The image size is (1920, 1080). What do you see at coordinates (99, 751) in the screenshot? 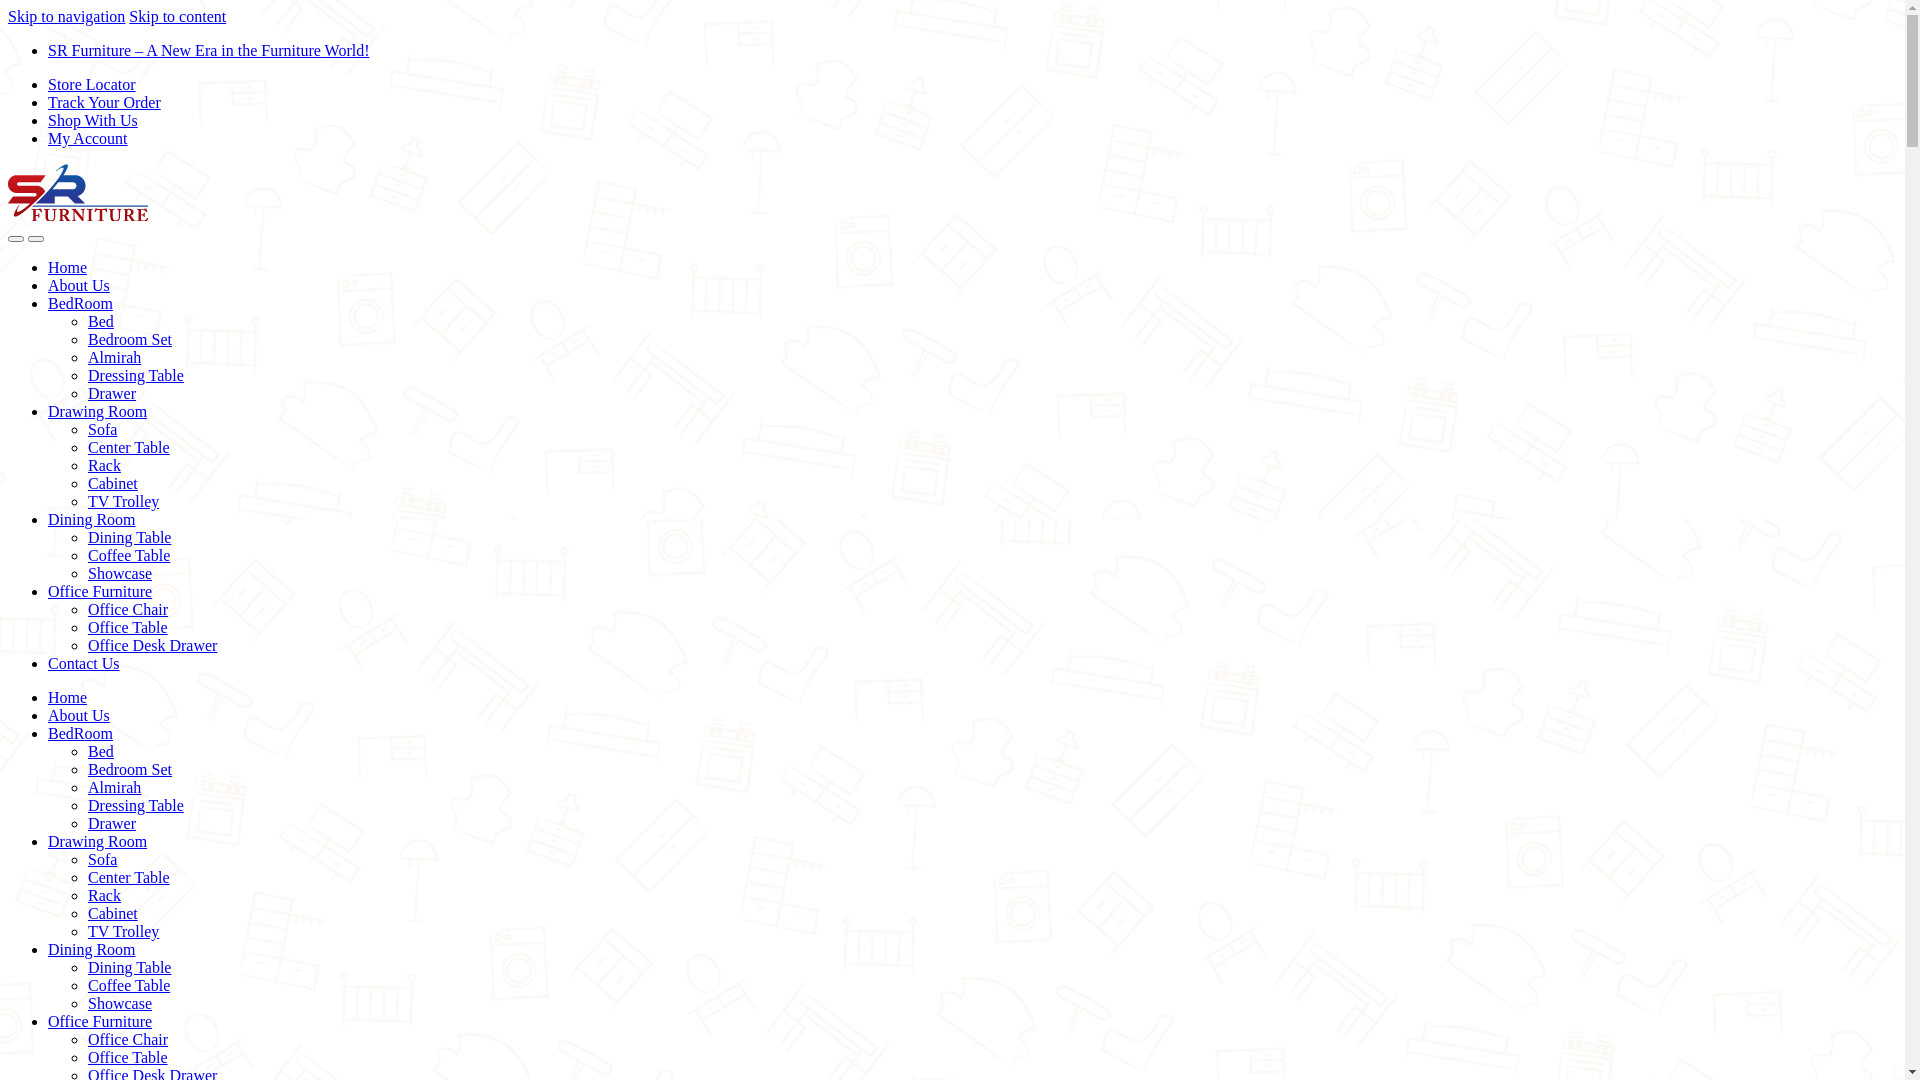
I see `'Bed'` at bounding box center [99, 751].